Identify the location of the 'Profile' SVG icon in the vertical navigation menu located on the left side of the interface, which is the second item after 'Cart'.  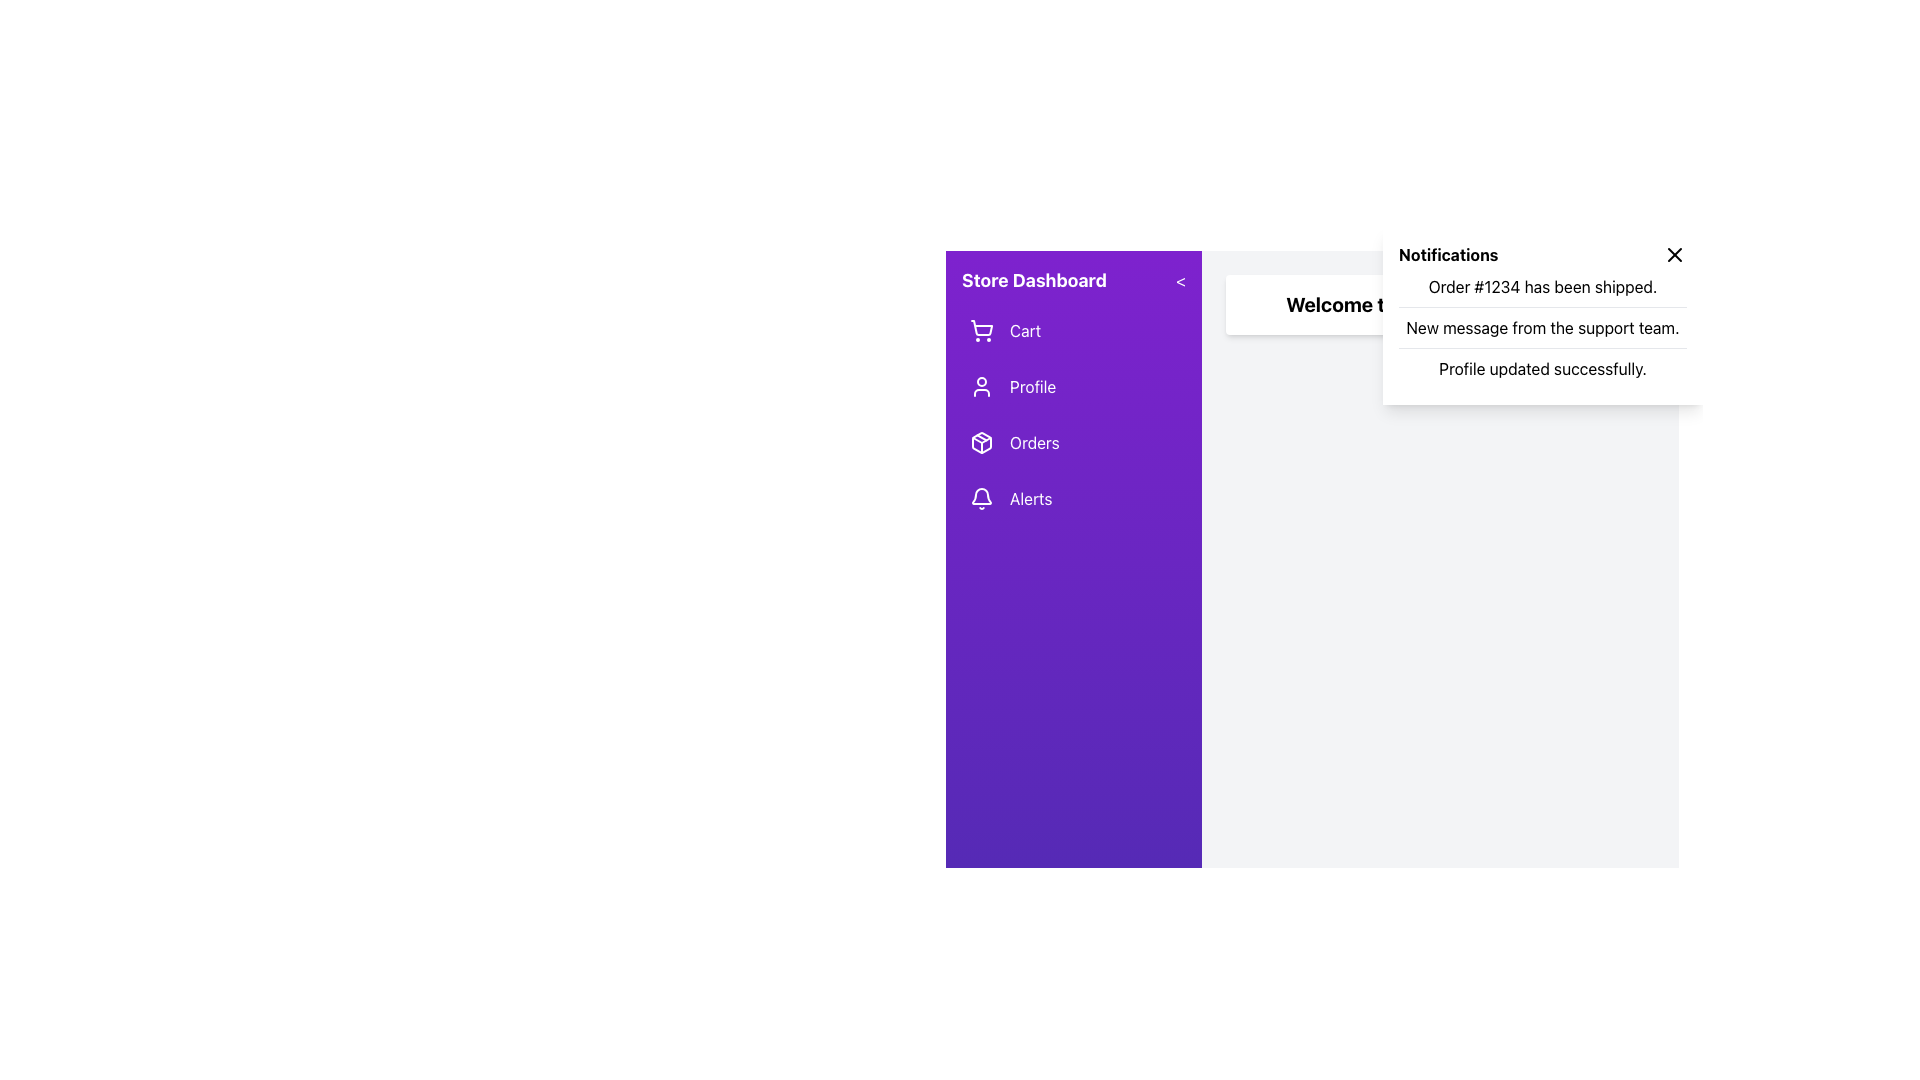
(982, 386).